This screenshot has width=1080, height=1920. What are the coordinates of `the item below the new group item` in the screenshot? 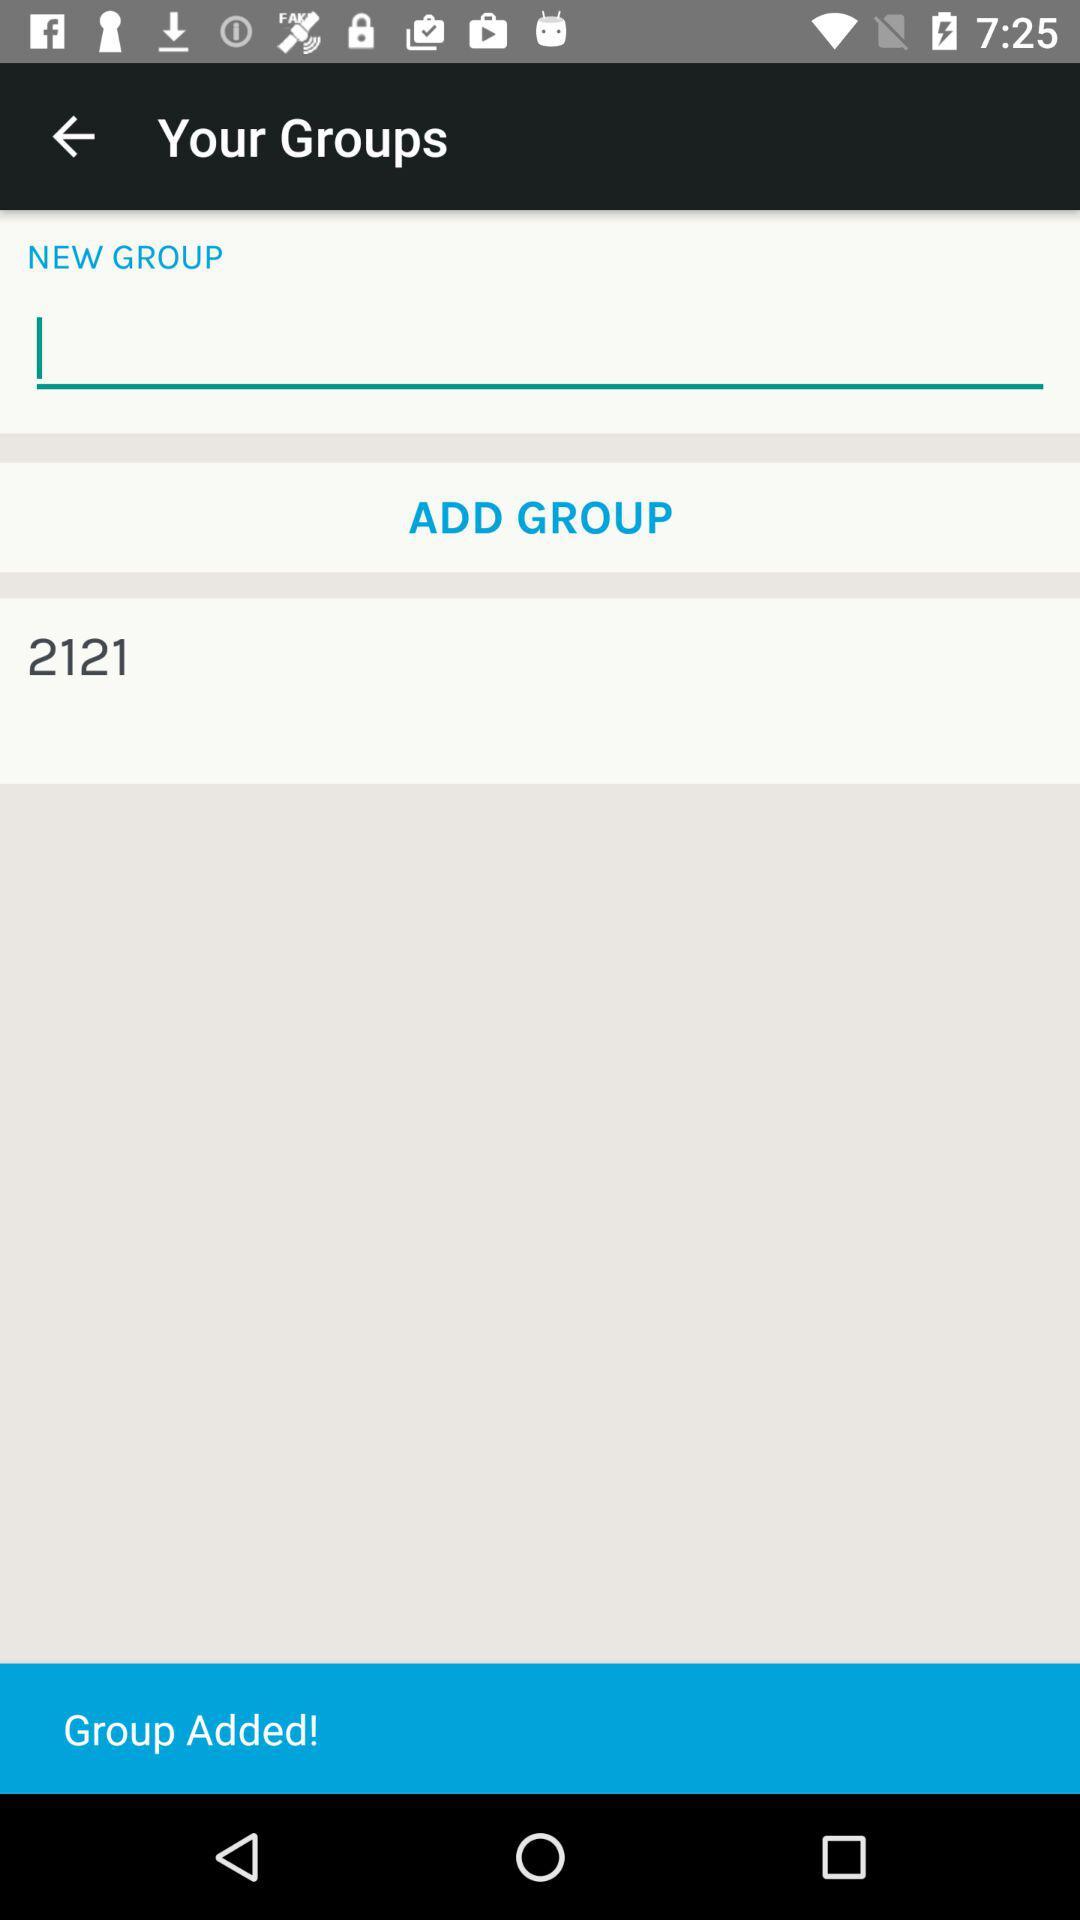 It's located at (540, 349).